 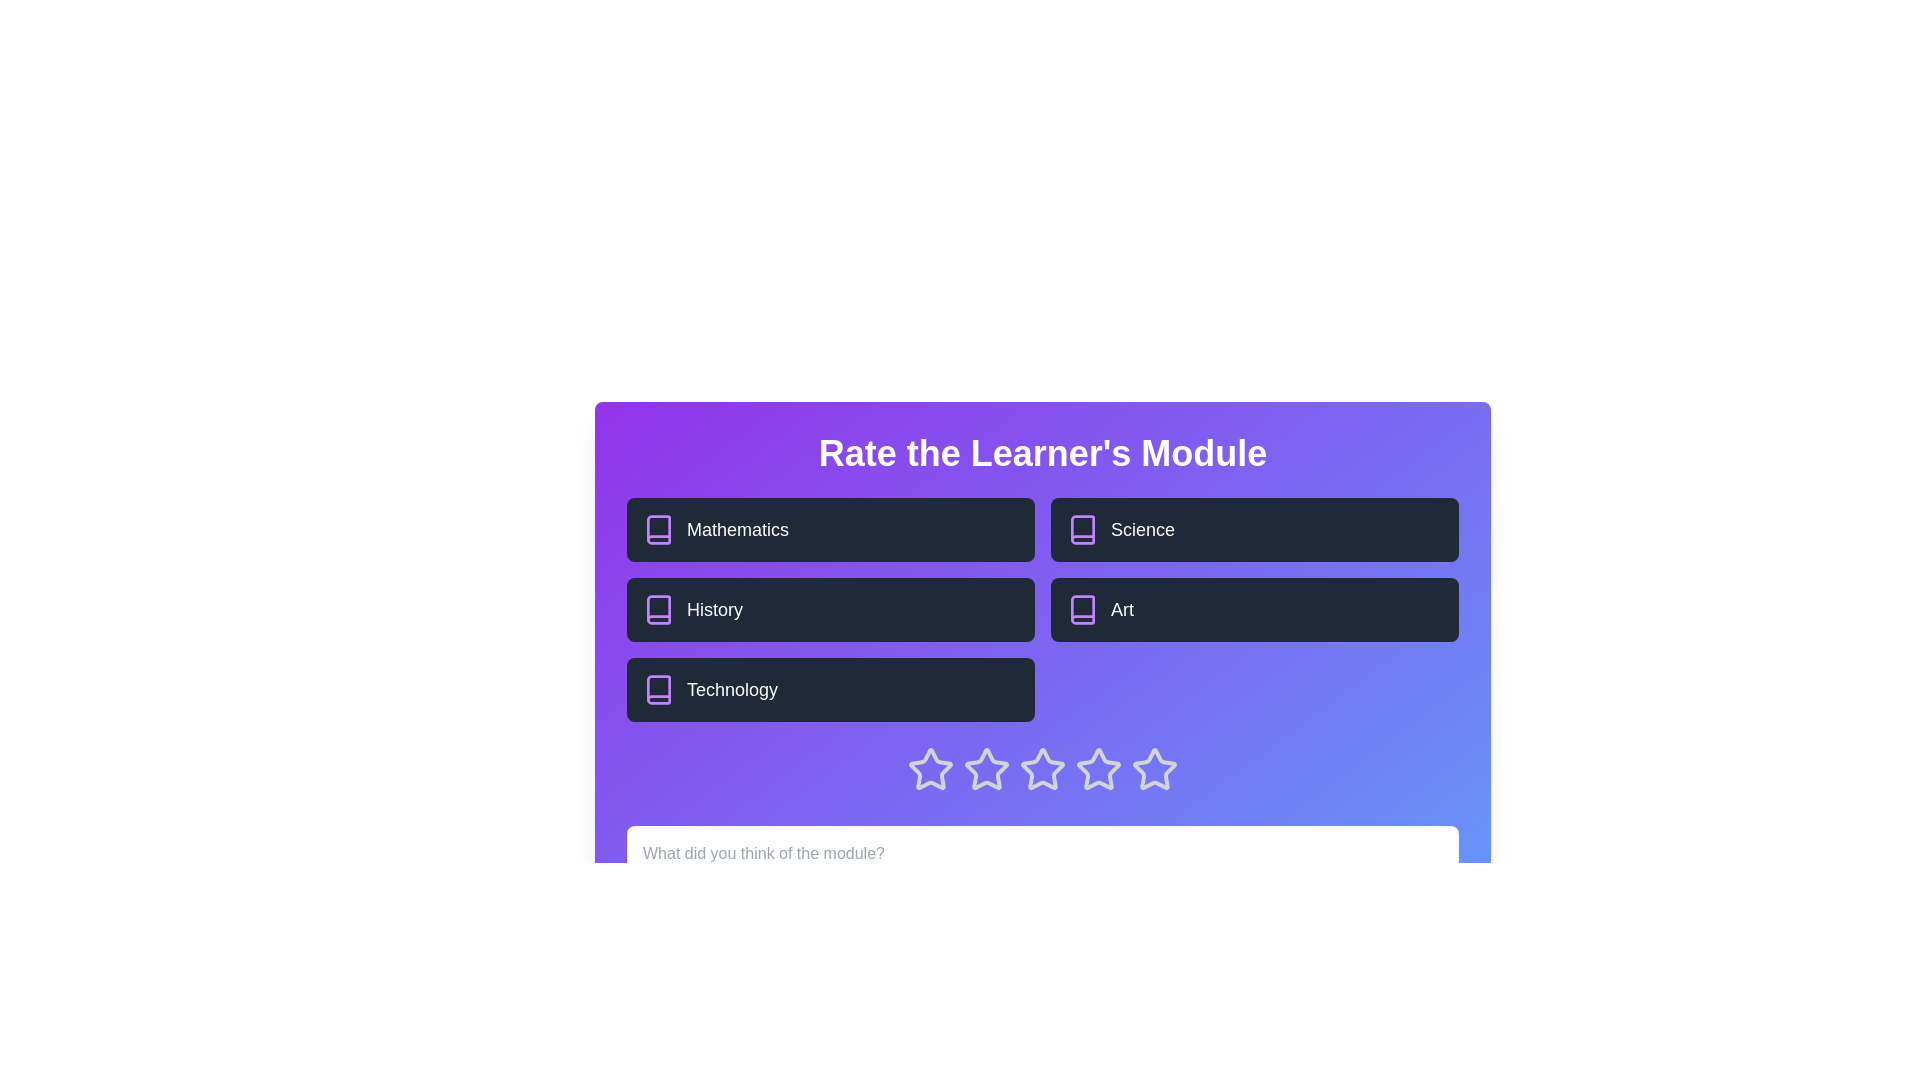 I want to click on the topic block labeled Art, so click(x=1253, y=608).